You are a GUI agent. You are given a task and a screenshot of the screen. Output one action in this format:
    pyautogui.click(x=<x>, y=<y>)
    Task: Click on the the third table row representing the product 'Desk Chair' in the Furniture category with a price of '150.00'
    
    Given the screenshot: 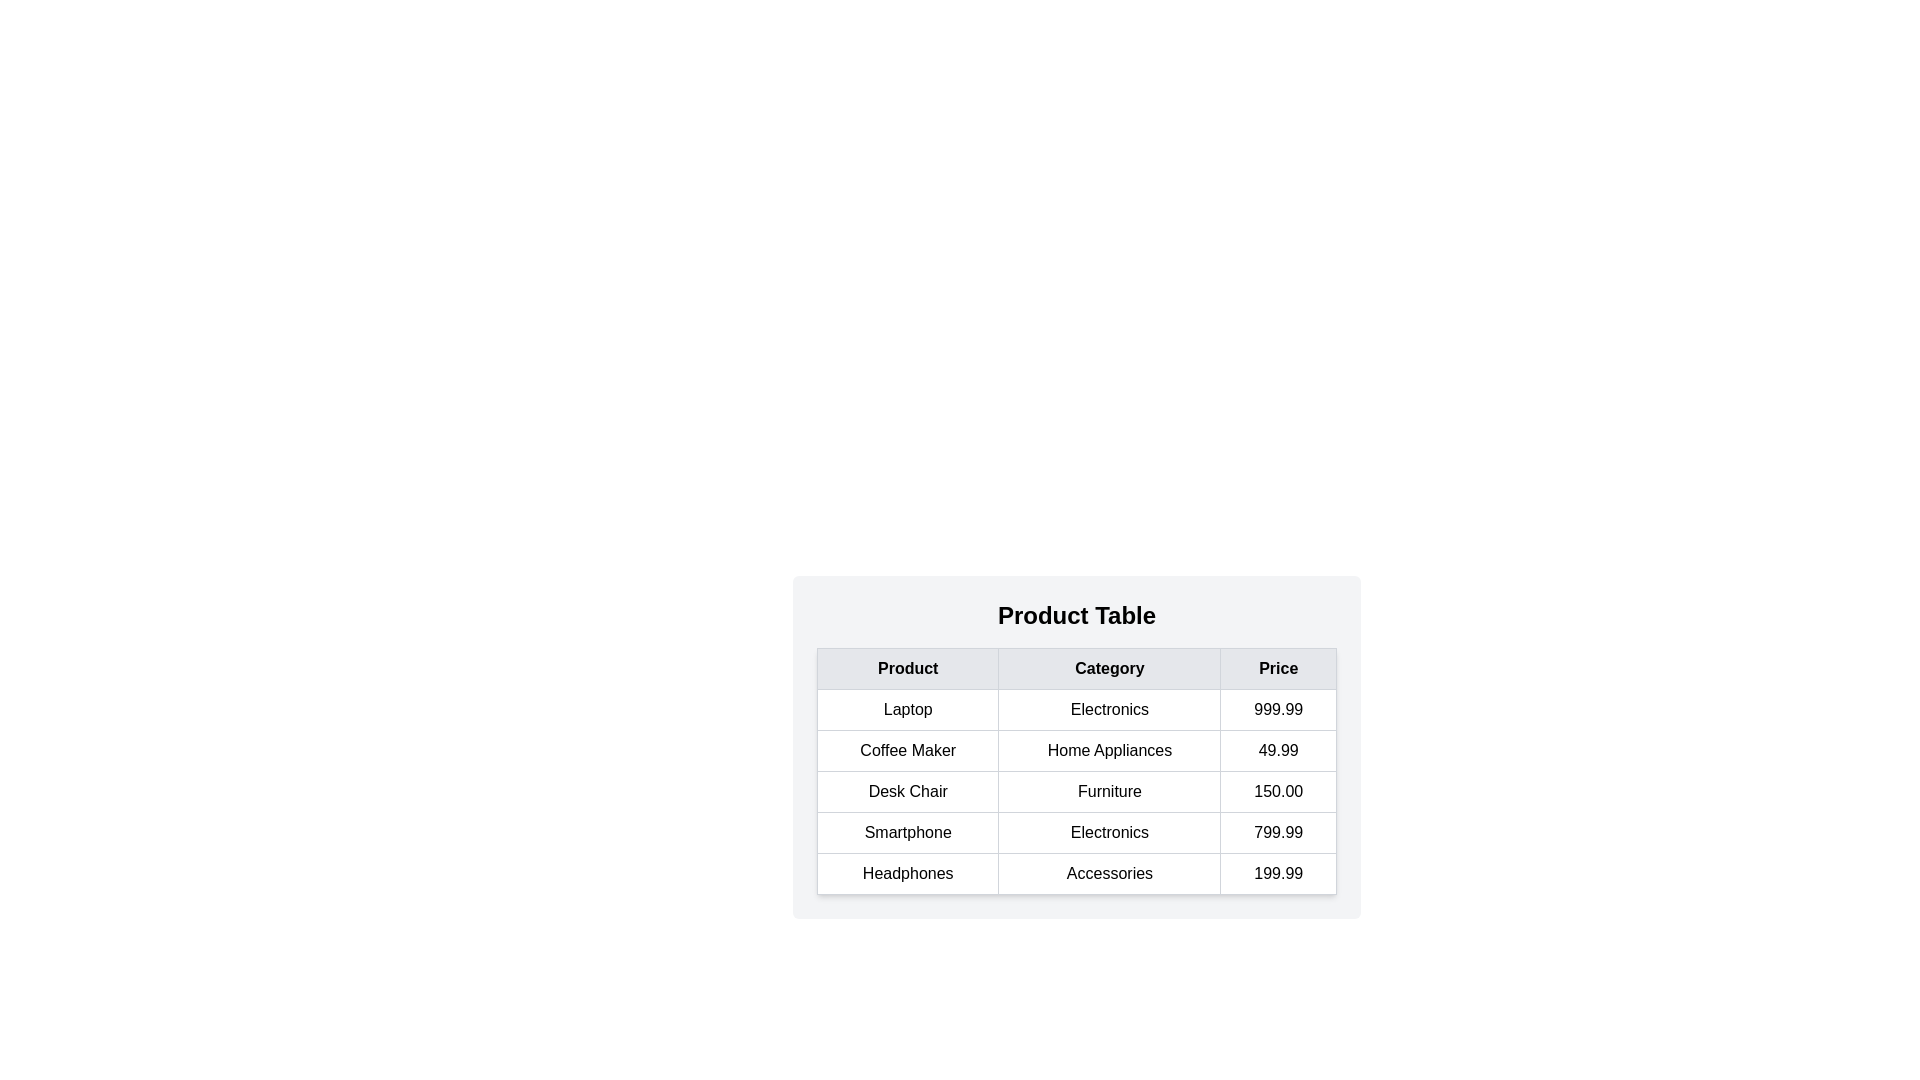 What is the action you would take?
    pyautogui.click(x=1075, y=790)
    